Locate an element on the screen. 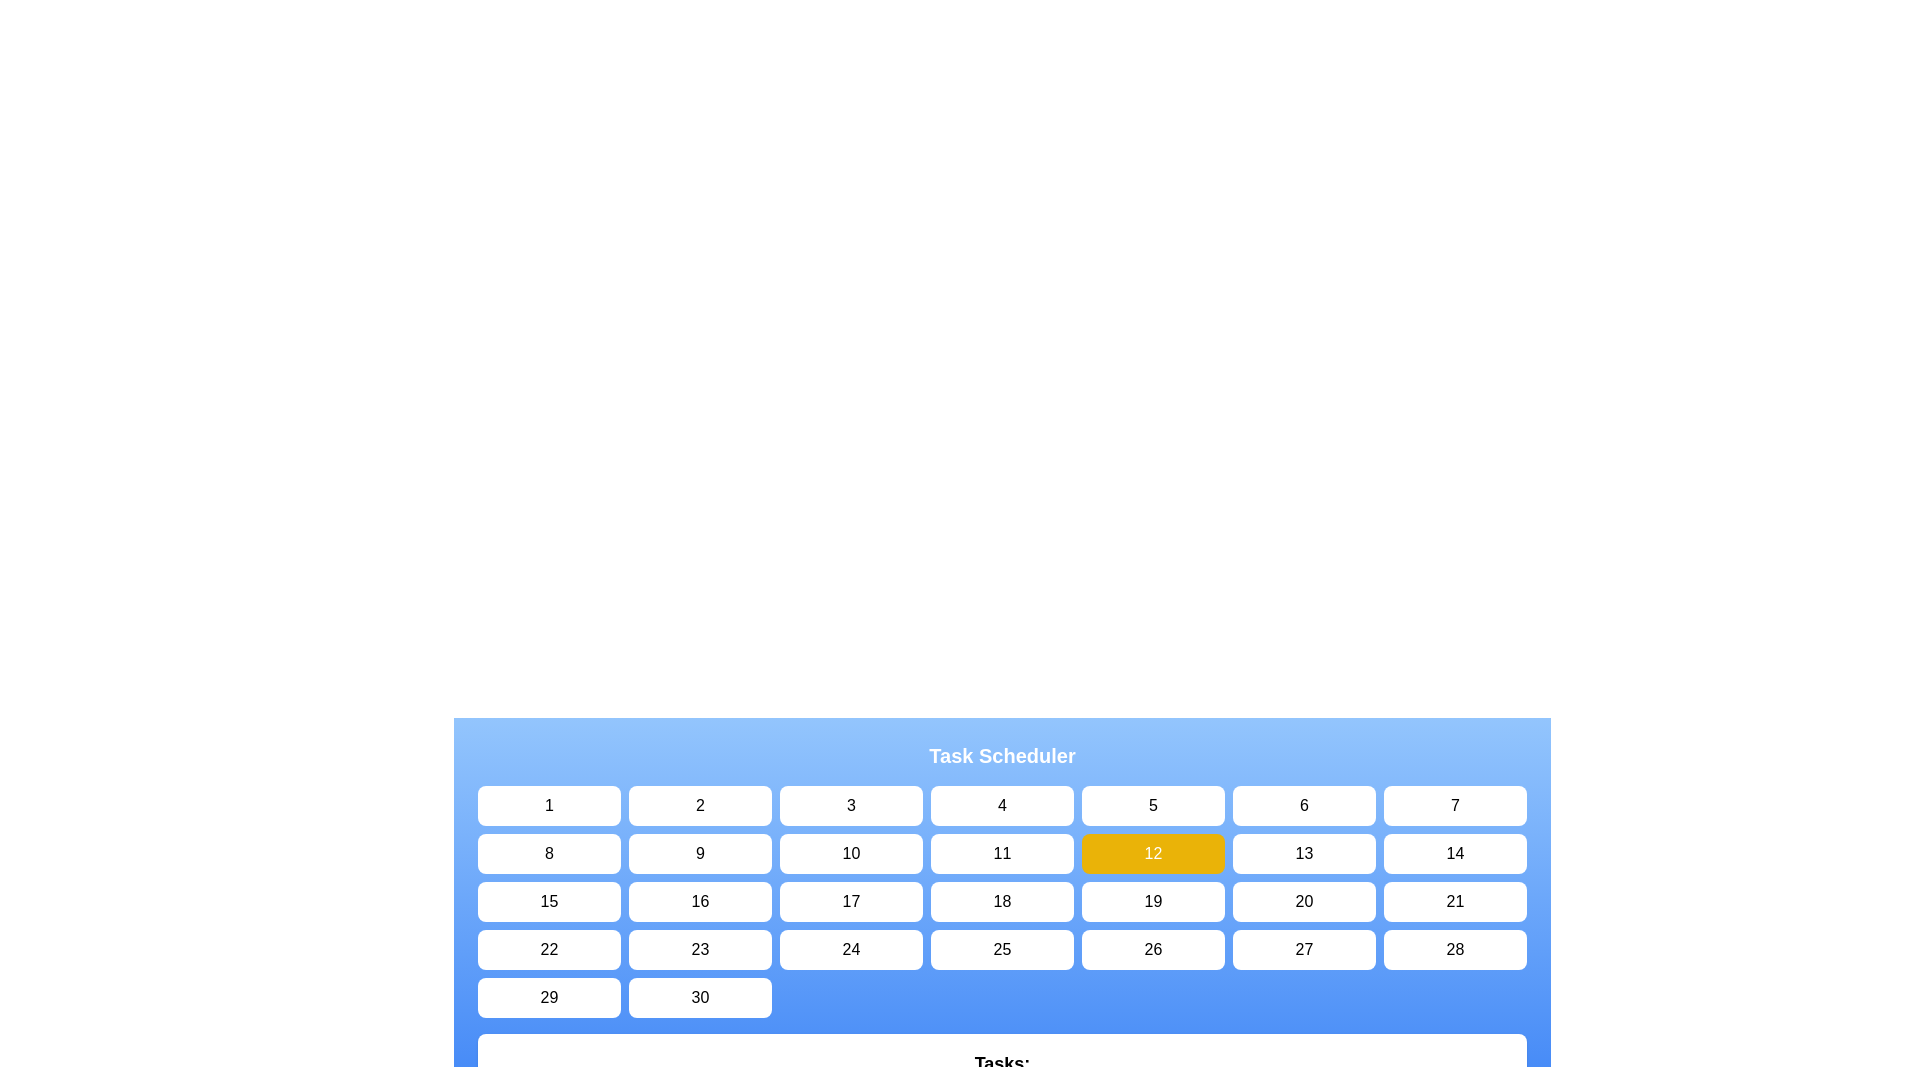 Image resolution: width=1920 pixels, height=1080 pixels. the rounded rectangular button labeled '14' with a white background and black text is located at coordinates (1455, 853).